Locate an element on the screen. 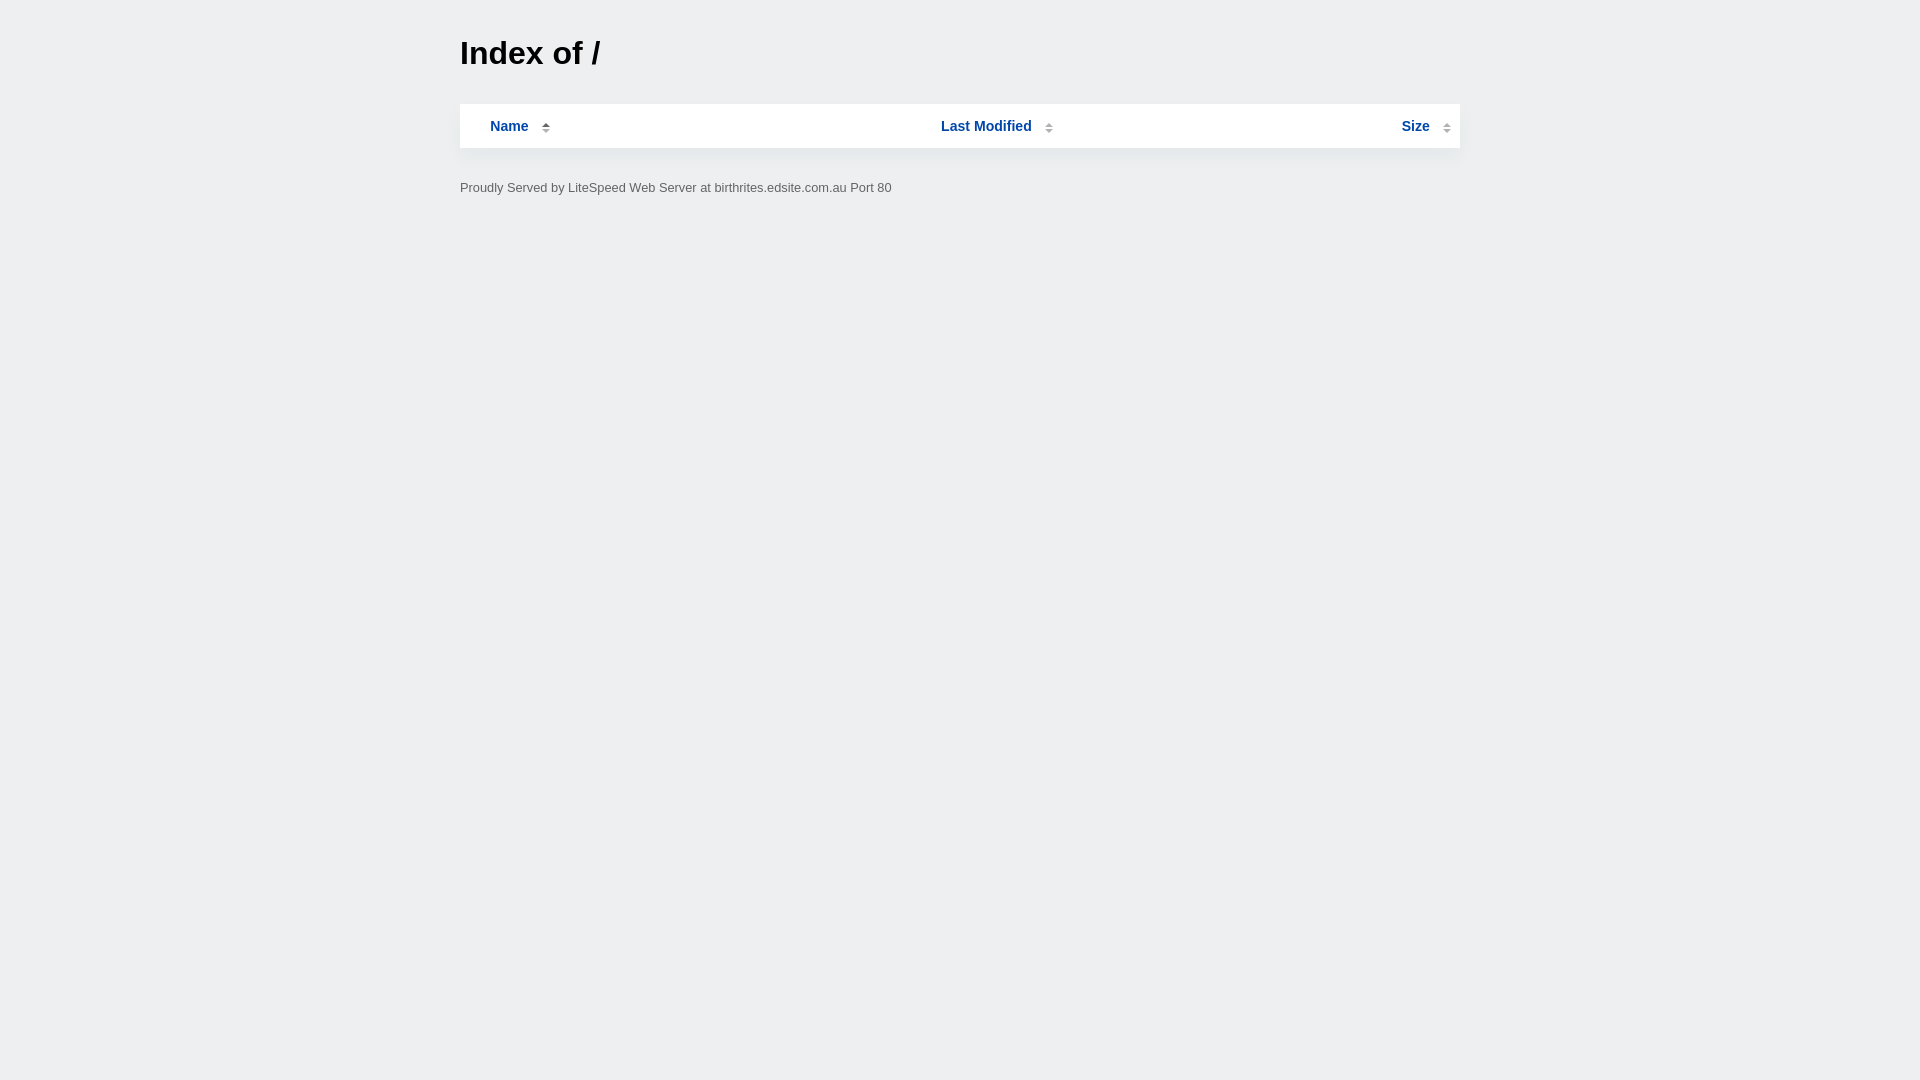 This screenshot has height=1080, width=1920. 'Name' is located at coordinates (508, 126).